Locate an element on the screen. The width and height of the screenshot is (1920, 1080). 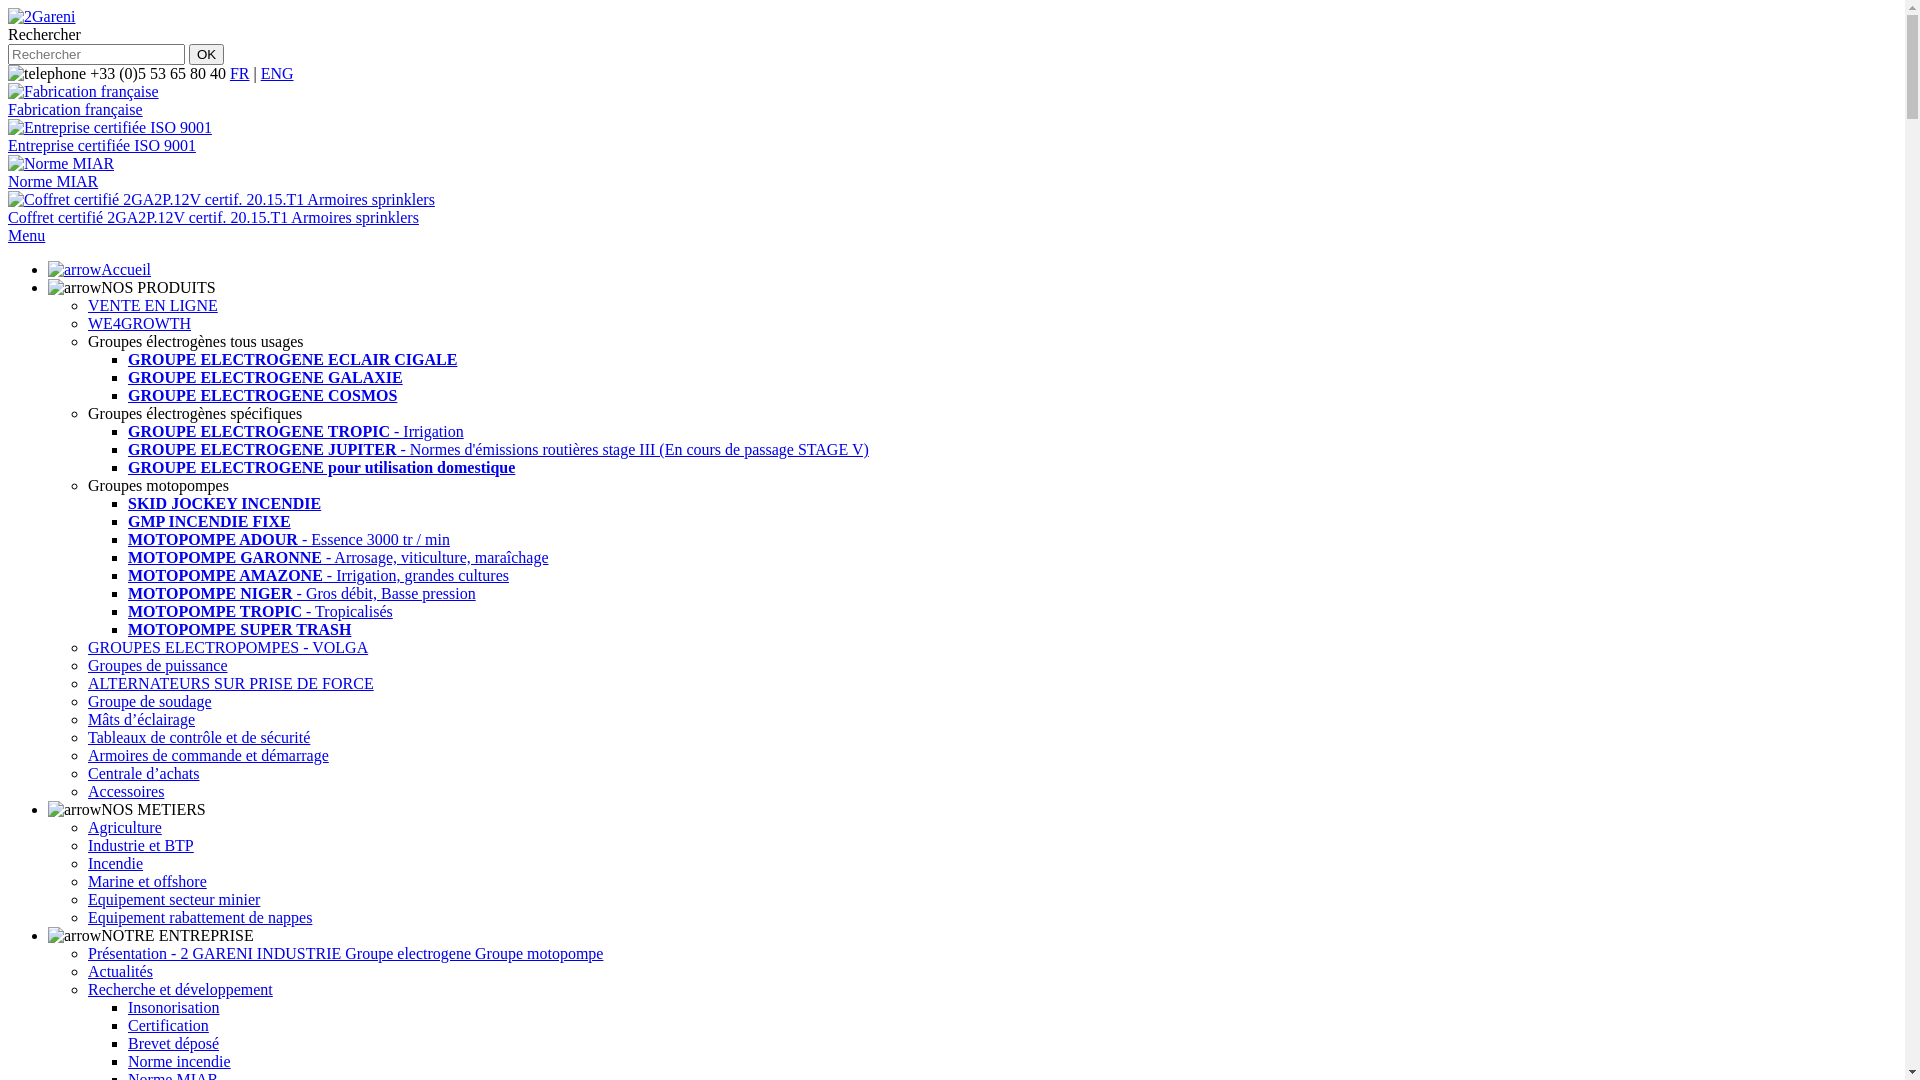
'SKID JOCKEY INCENDIE' is located at coordinates (127, 502).